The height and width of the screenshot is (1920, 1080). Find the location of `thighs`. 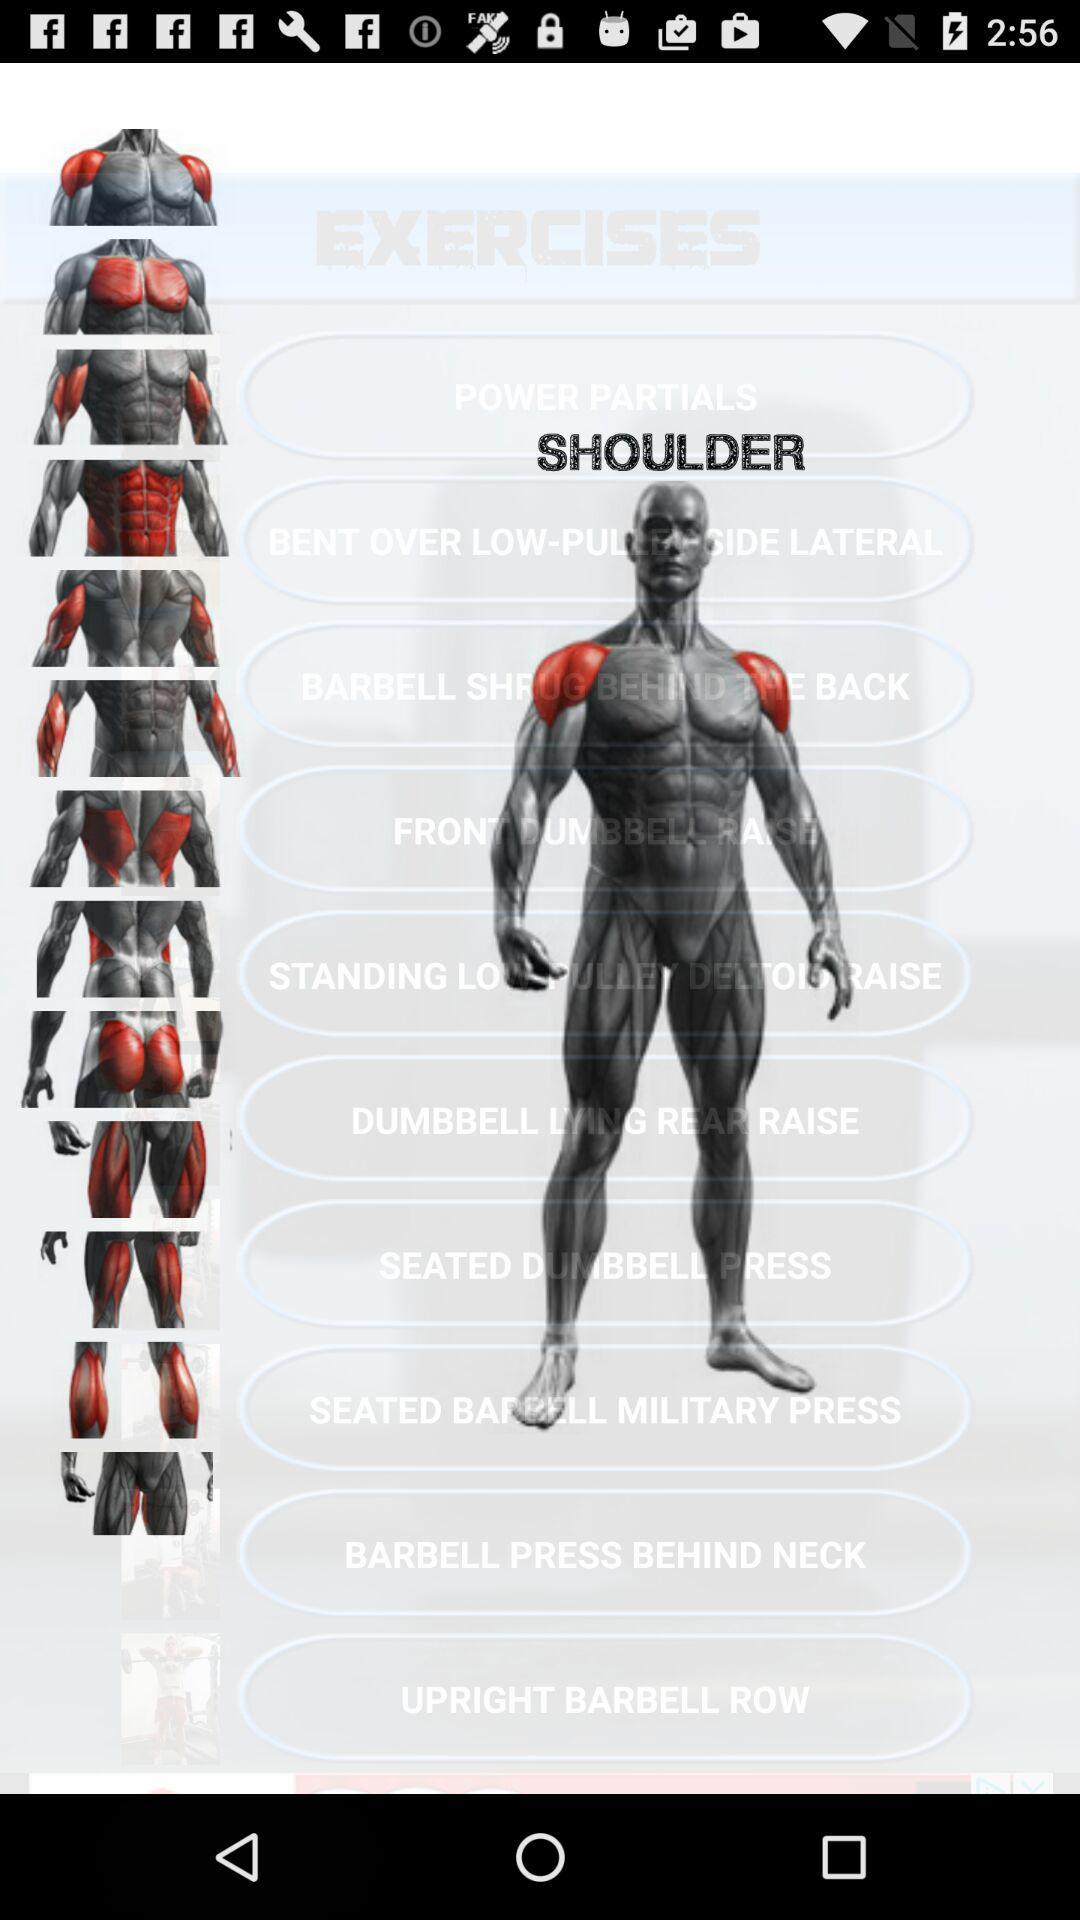

thighs is located at coordinates (131, 1272).